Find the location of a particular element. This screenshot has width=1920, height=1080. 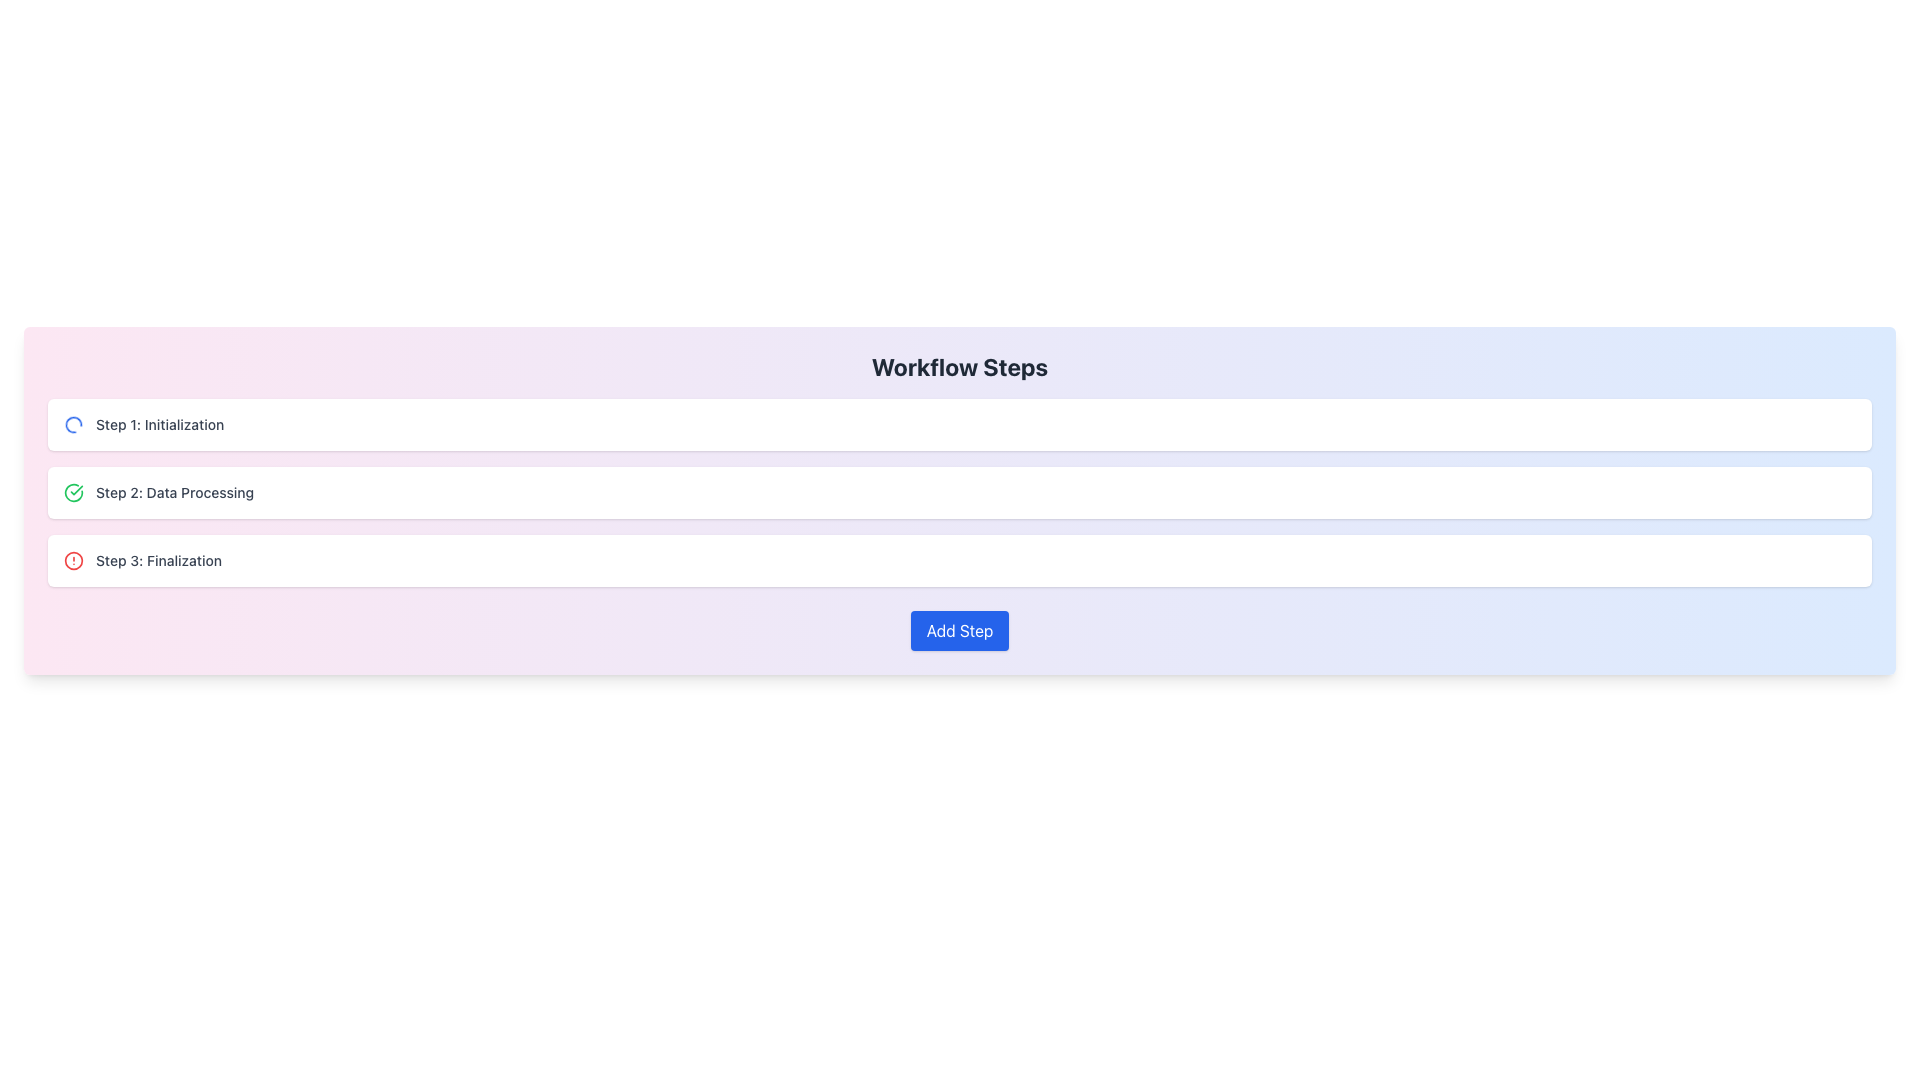

the circular Graphic Indicator located at the center of the alert icon next to 'Step 3: Finalization' is located at coordinates (73, 560).